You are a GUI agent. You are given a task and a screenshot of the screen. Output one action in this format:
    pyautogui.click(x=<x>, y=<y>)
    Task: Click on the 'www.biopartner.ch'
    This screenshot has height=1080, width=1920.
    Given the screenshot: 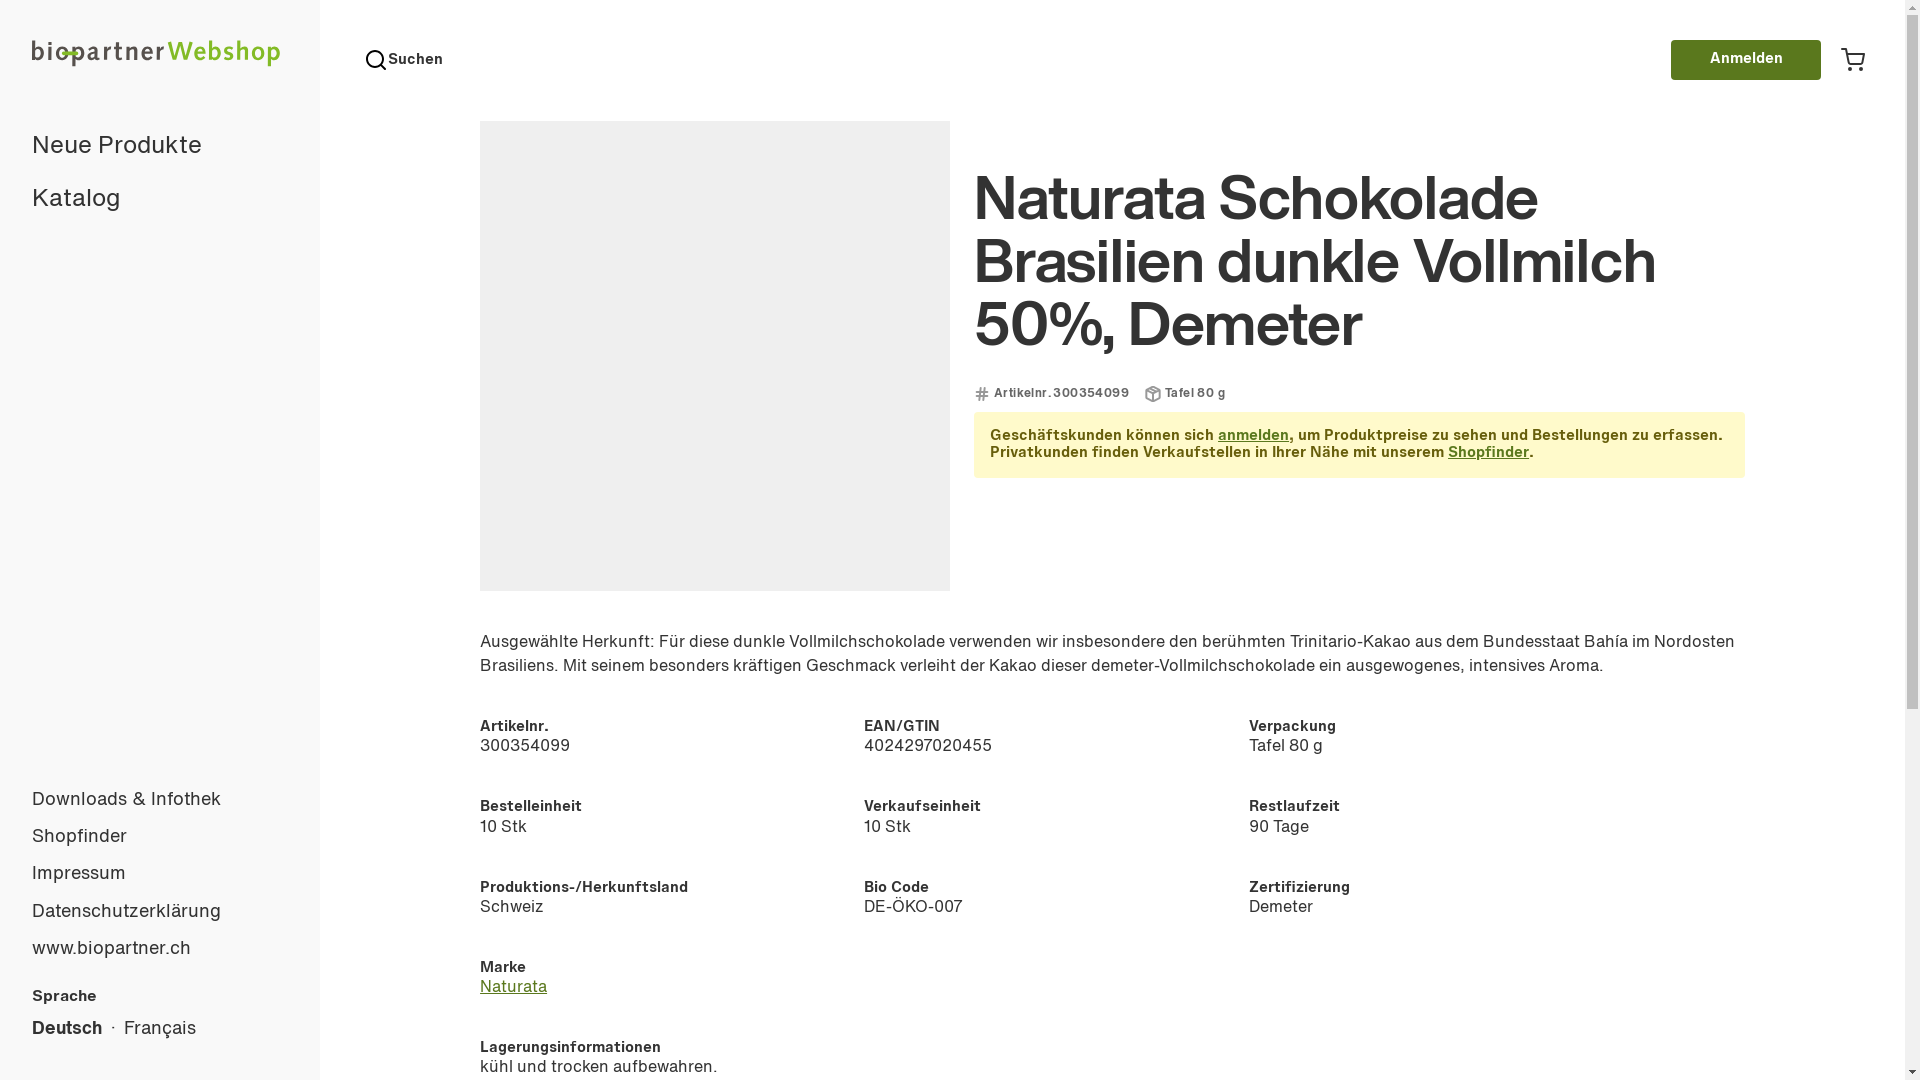 What is the action you would take?
    pyautogui.click(x=158, y=948)
    